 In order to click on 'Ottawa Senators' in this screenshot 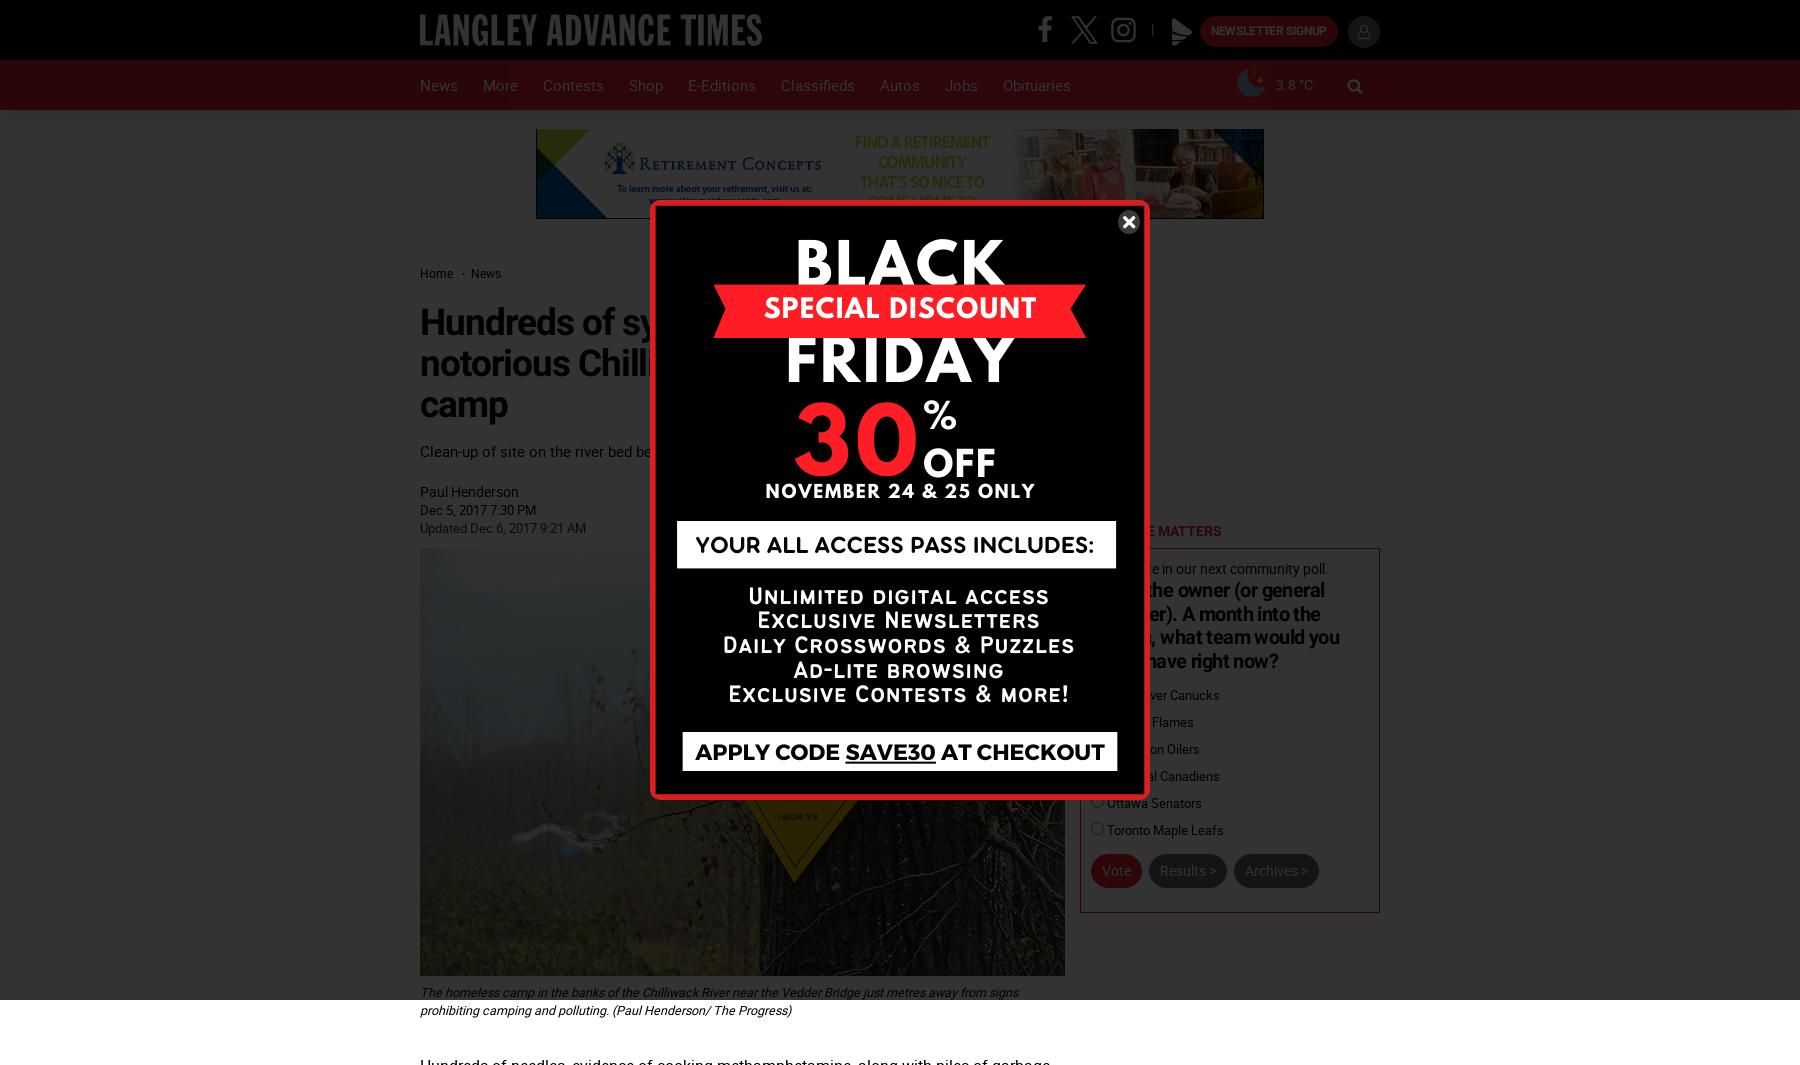, I will do `click(1152, 802)`.